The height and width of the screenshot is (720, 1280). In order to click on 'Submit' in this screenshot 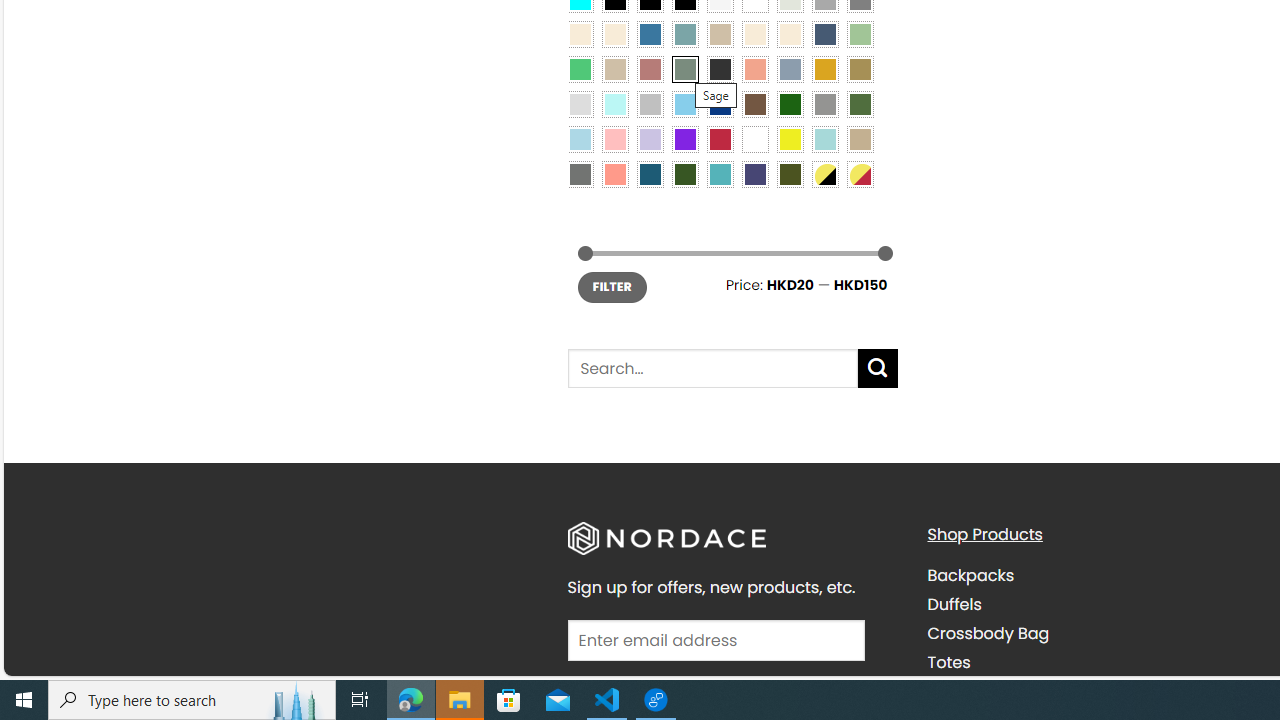, I will do `click(878, 368)`.